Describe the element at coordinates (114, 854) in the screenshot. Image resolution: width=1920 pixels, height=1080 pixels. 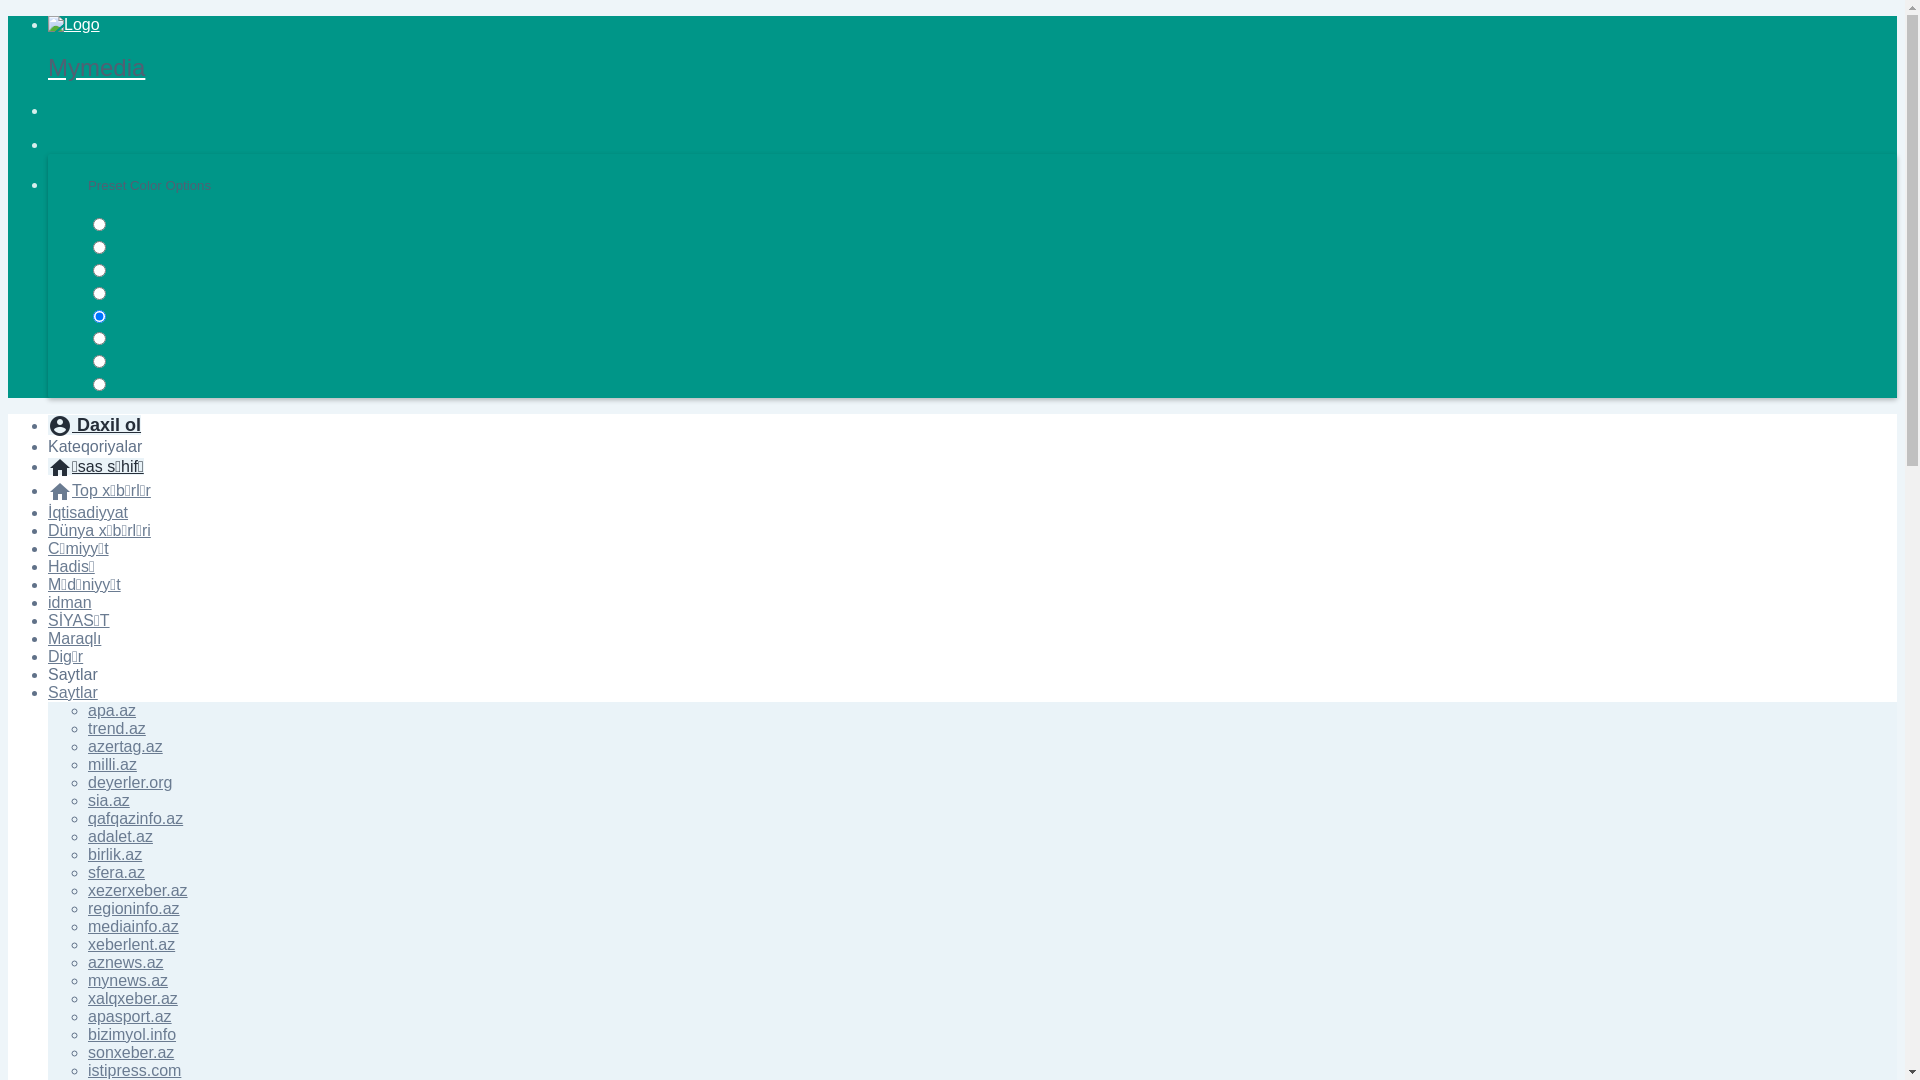
I see `'birlik.az'` at that location.